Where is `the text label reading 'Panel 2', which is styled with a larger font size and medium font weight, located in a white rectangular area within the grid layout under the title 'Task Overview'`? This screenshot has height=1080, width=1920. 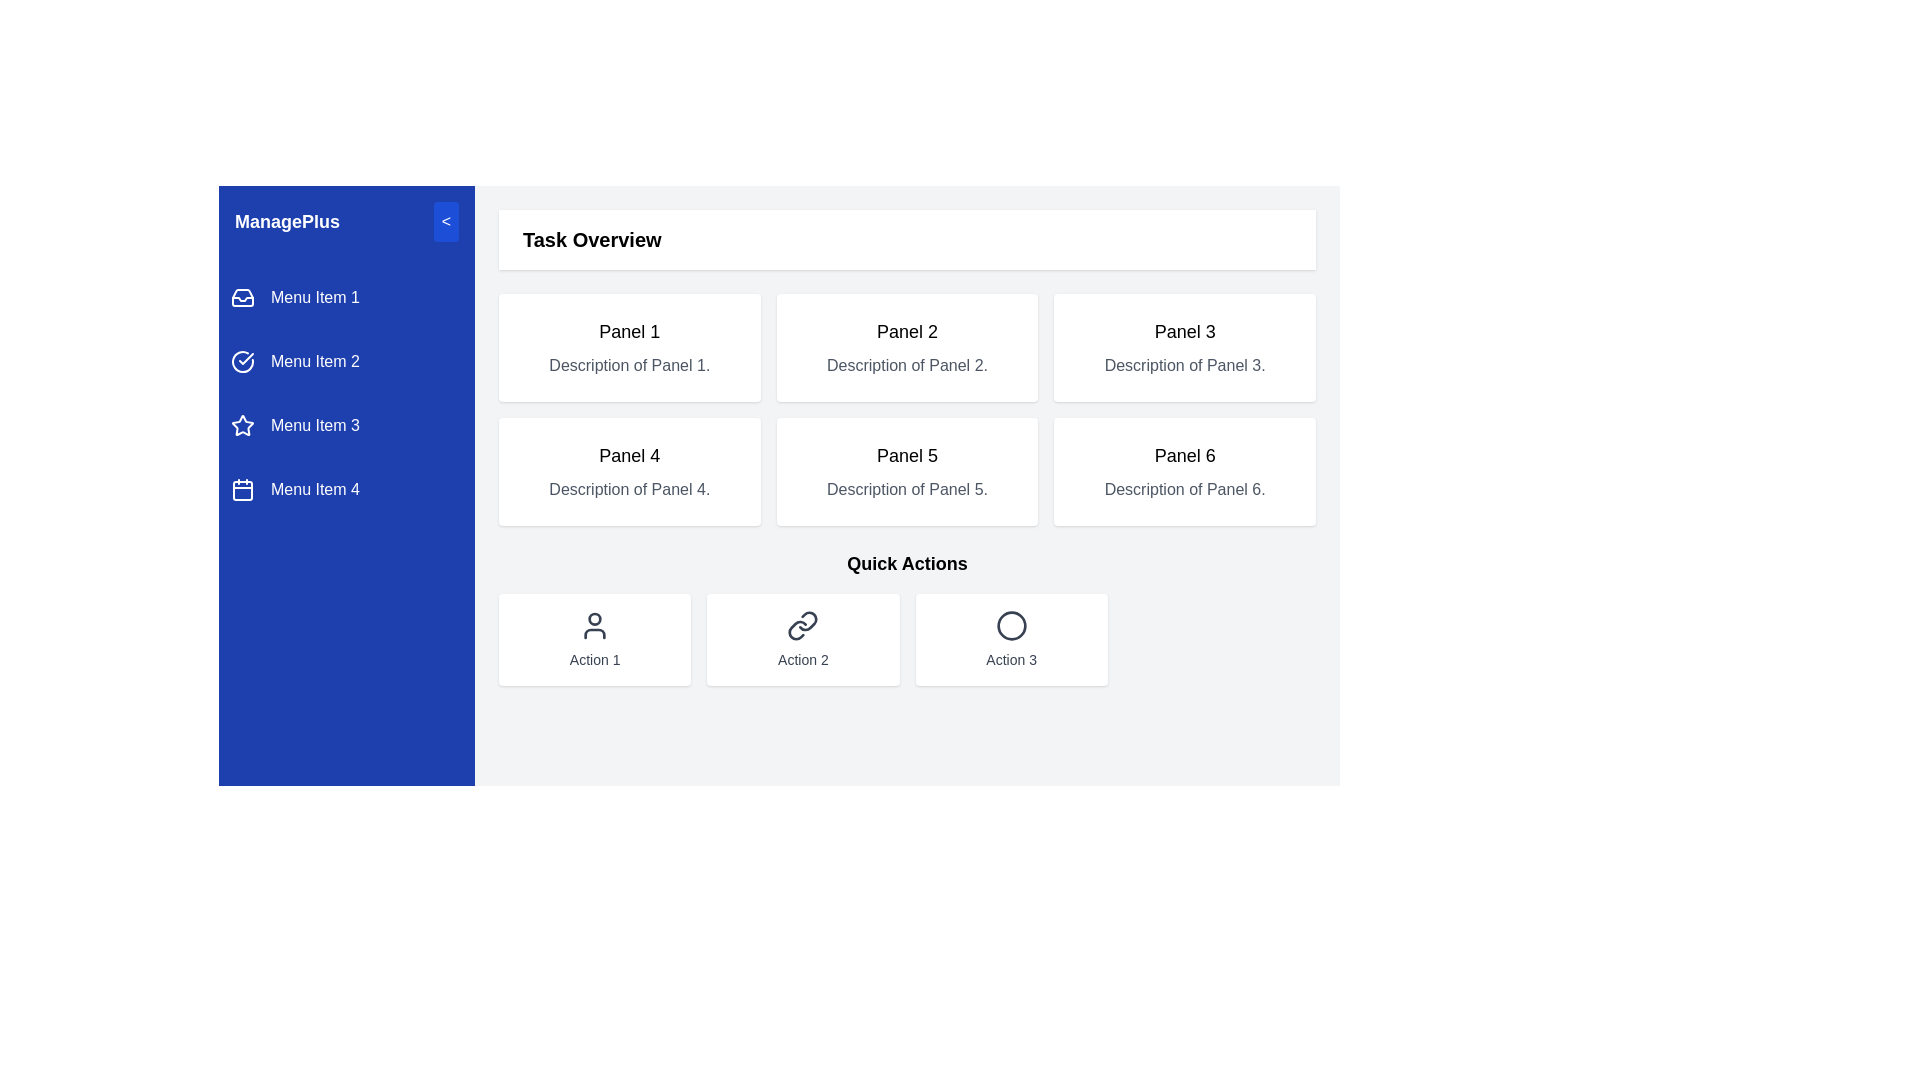
the text label reading 'Panel 2', which is styled with a larger font size and medium font weight, located in a white rectangular area within the grid layout under the title 'Task Overview' is located at coordinates (906, 330).